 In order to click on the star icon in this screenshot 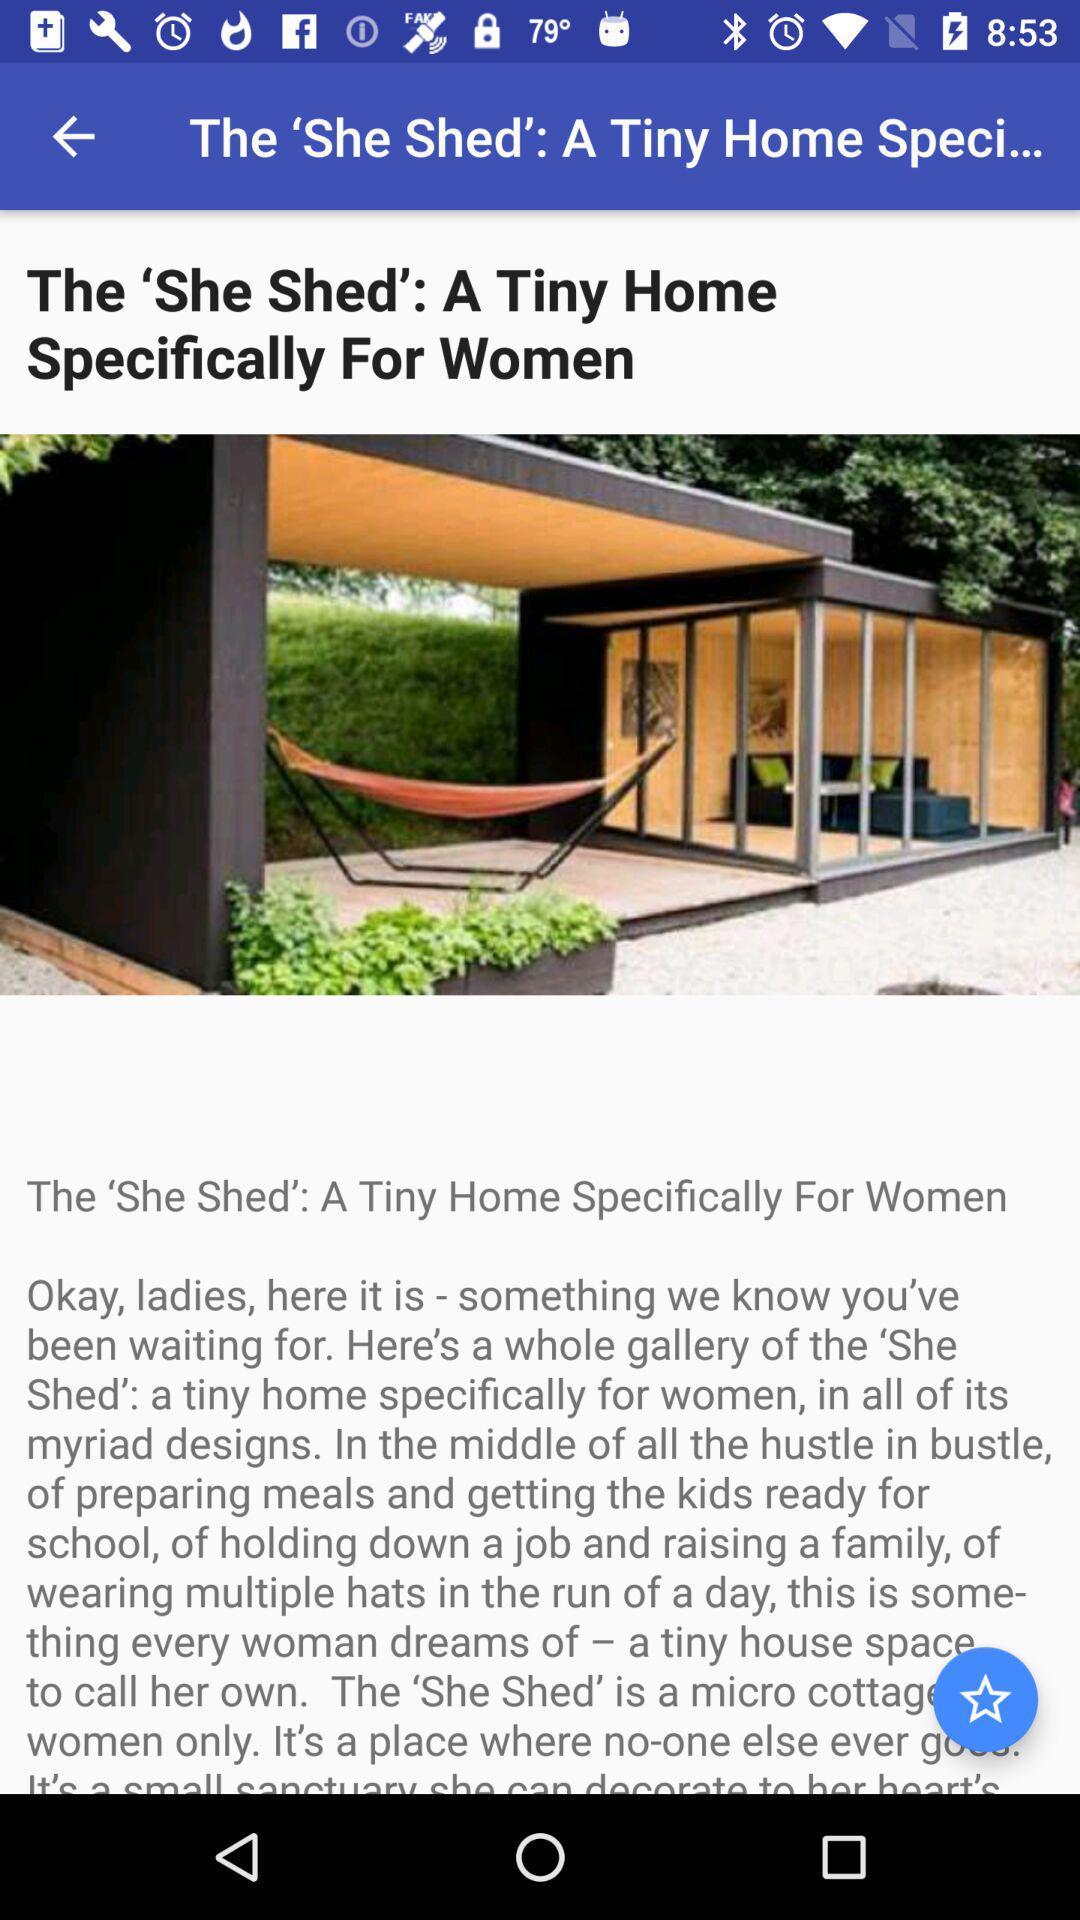, I will do `click(984, 1698)`.